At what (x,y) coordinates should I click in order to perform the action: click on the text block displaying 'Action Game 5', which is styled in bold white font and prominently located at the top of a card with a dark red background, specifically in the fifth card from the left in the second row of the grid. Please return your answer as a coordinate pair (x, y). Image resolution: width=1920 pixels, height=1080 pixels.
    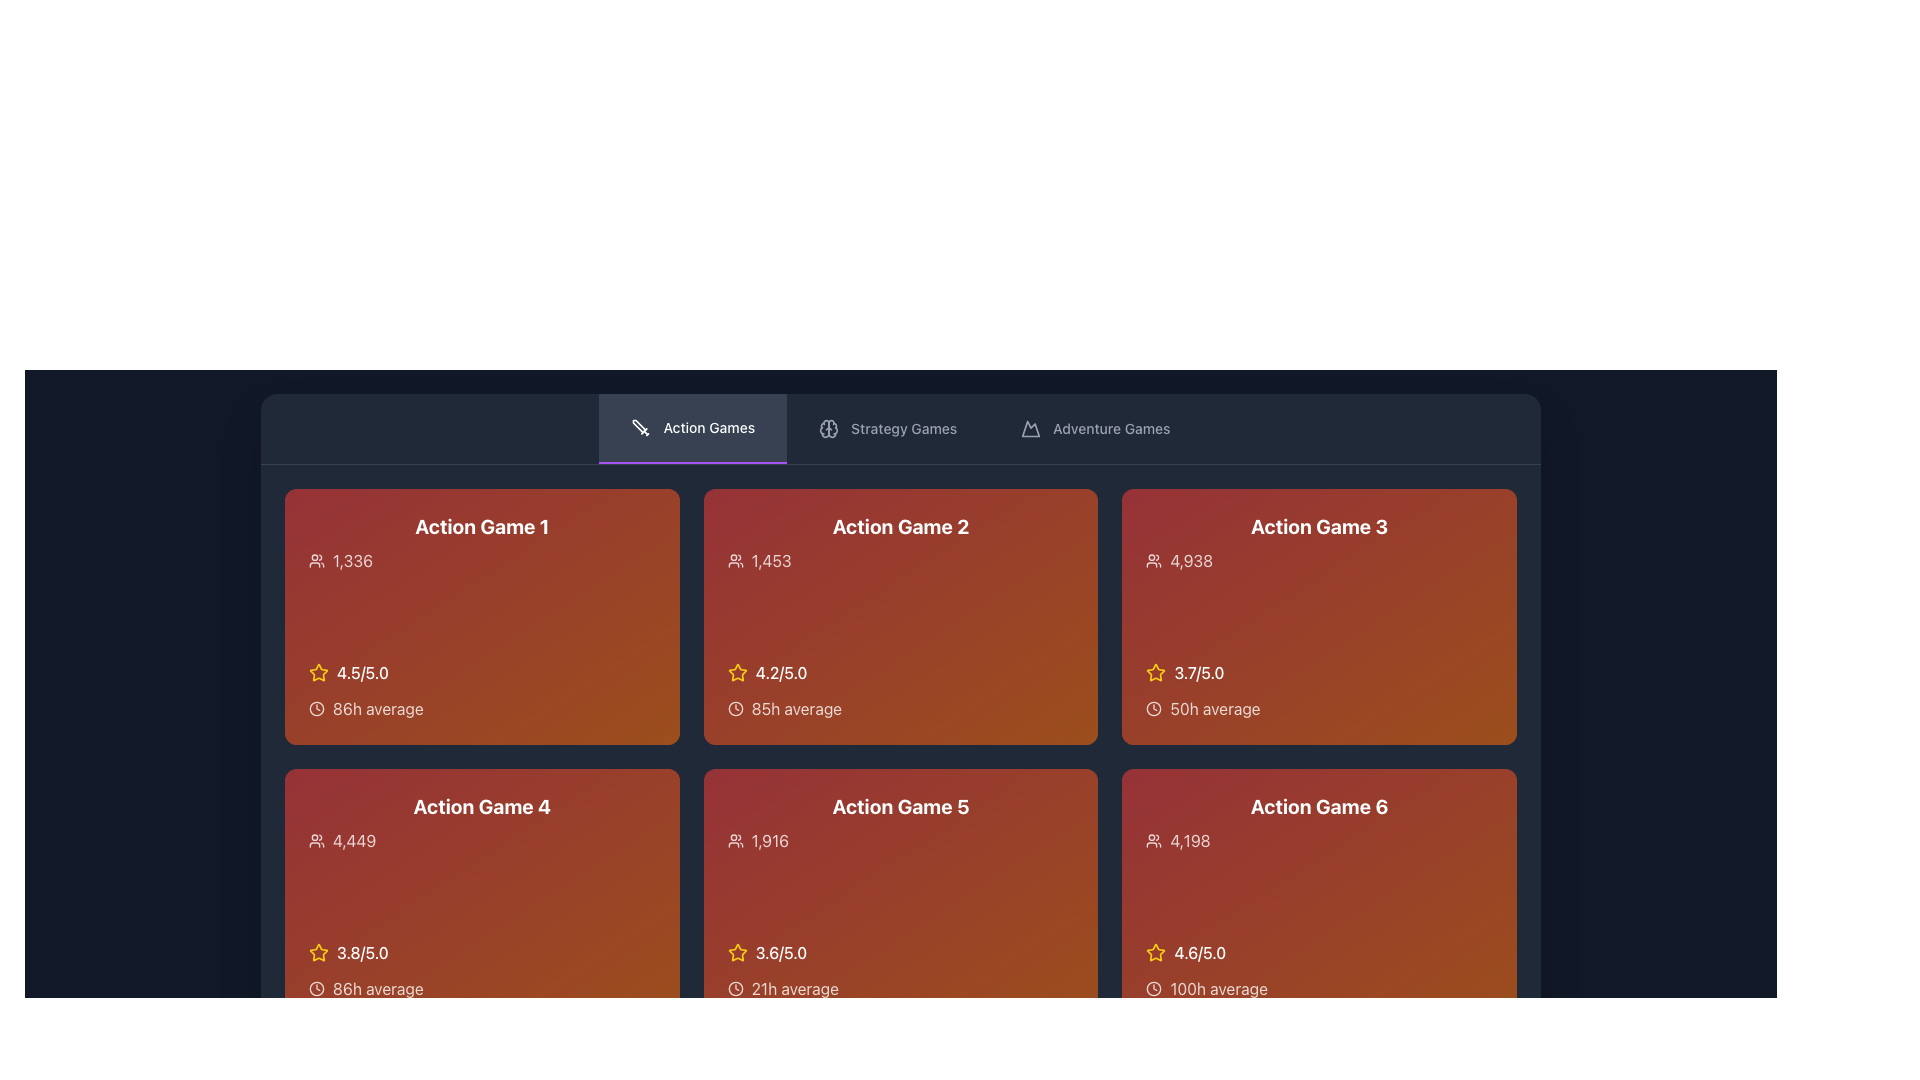
    Looking at the image, I should click on (900, 822).